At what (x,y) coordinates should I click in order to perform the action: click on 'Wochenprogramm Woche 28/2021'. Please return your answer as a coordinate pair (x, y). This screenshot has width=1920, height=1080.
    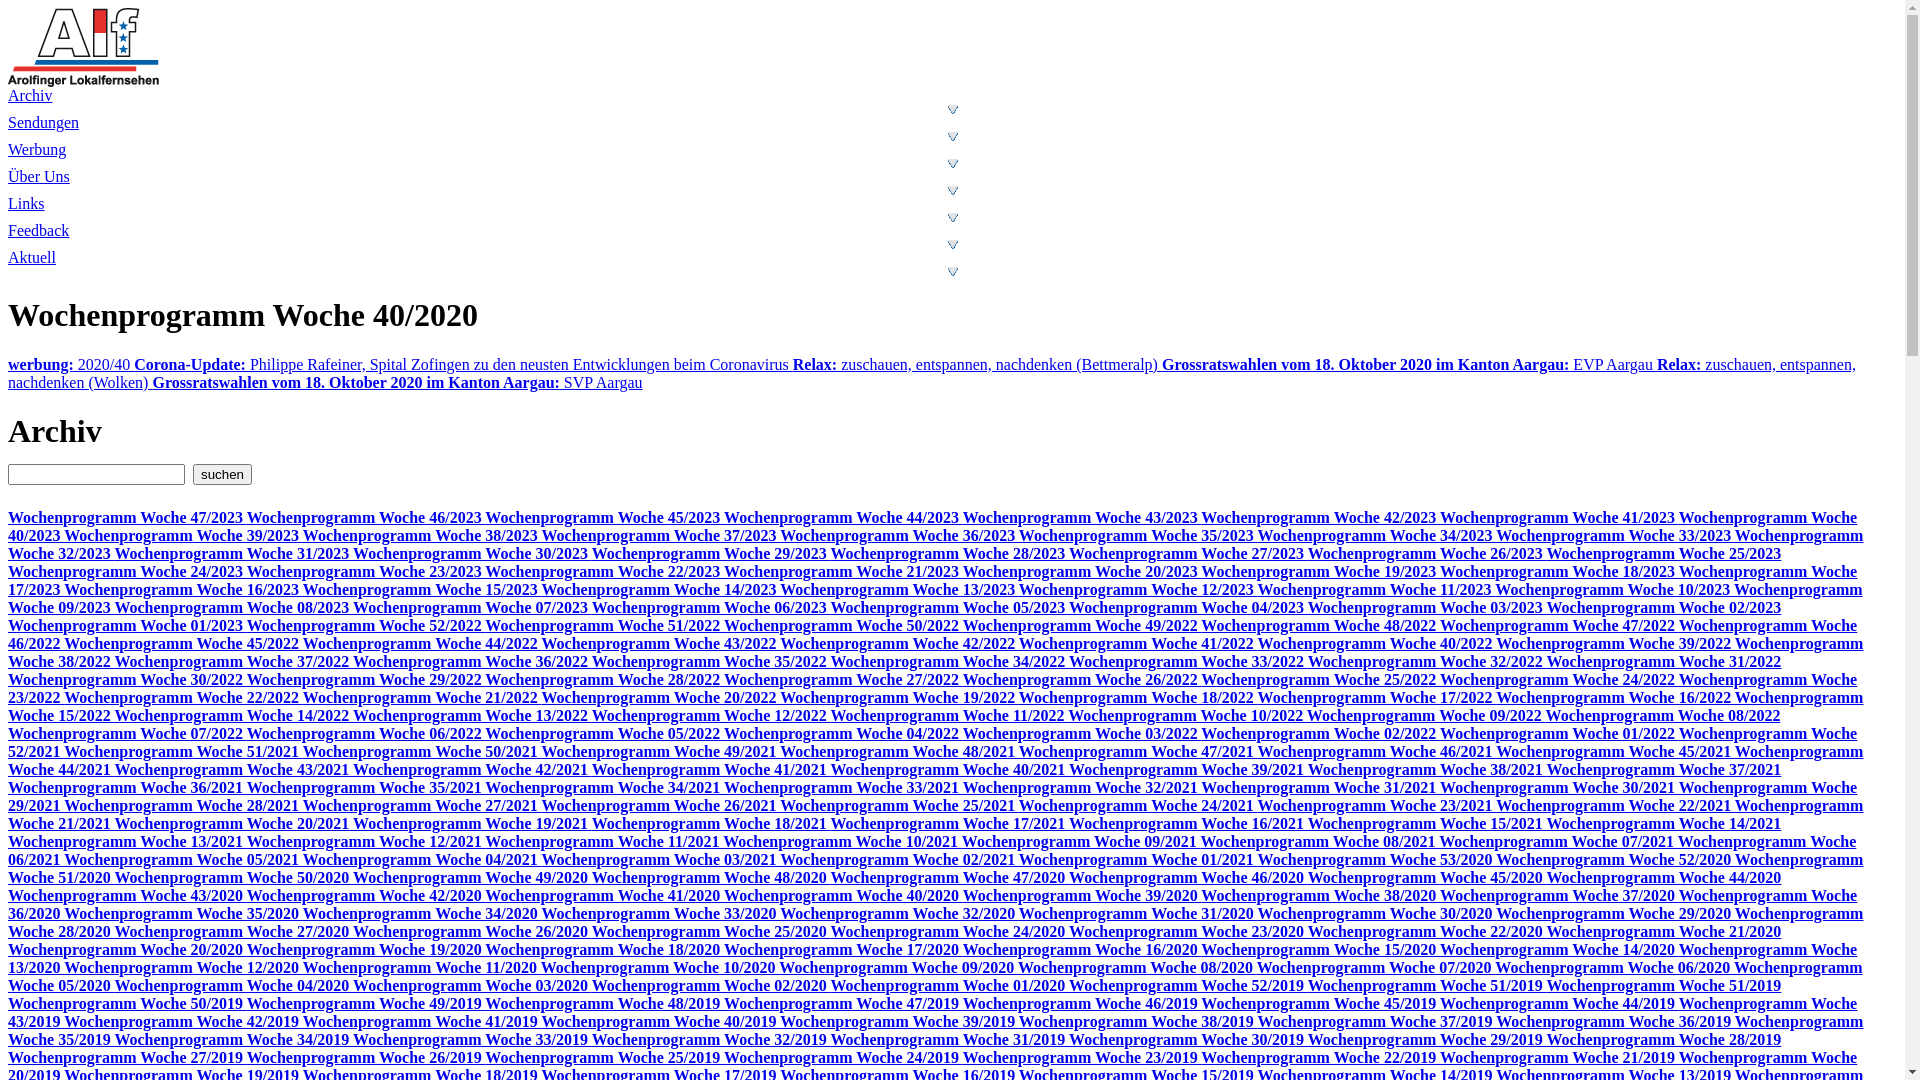
    Looking at the image, I should click on (183, 804).